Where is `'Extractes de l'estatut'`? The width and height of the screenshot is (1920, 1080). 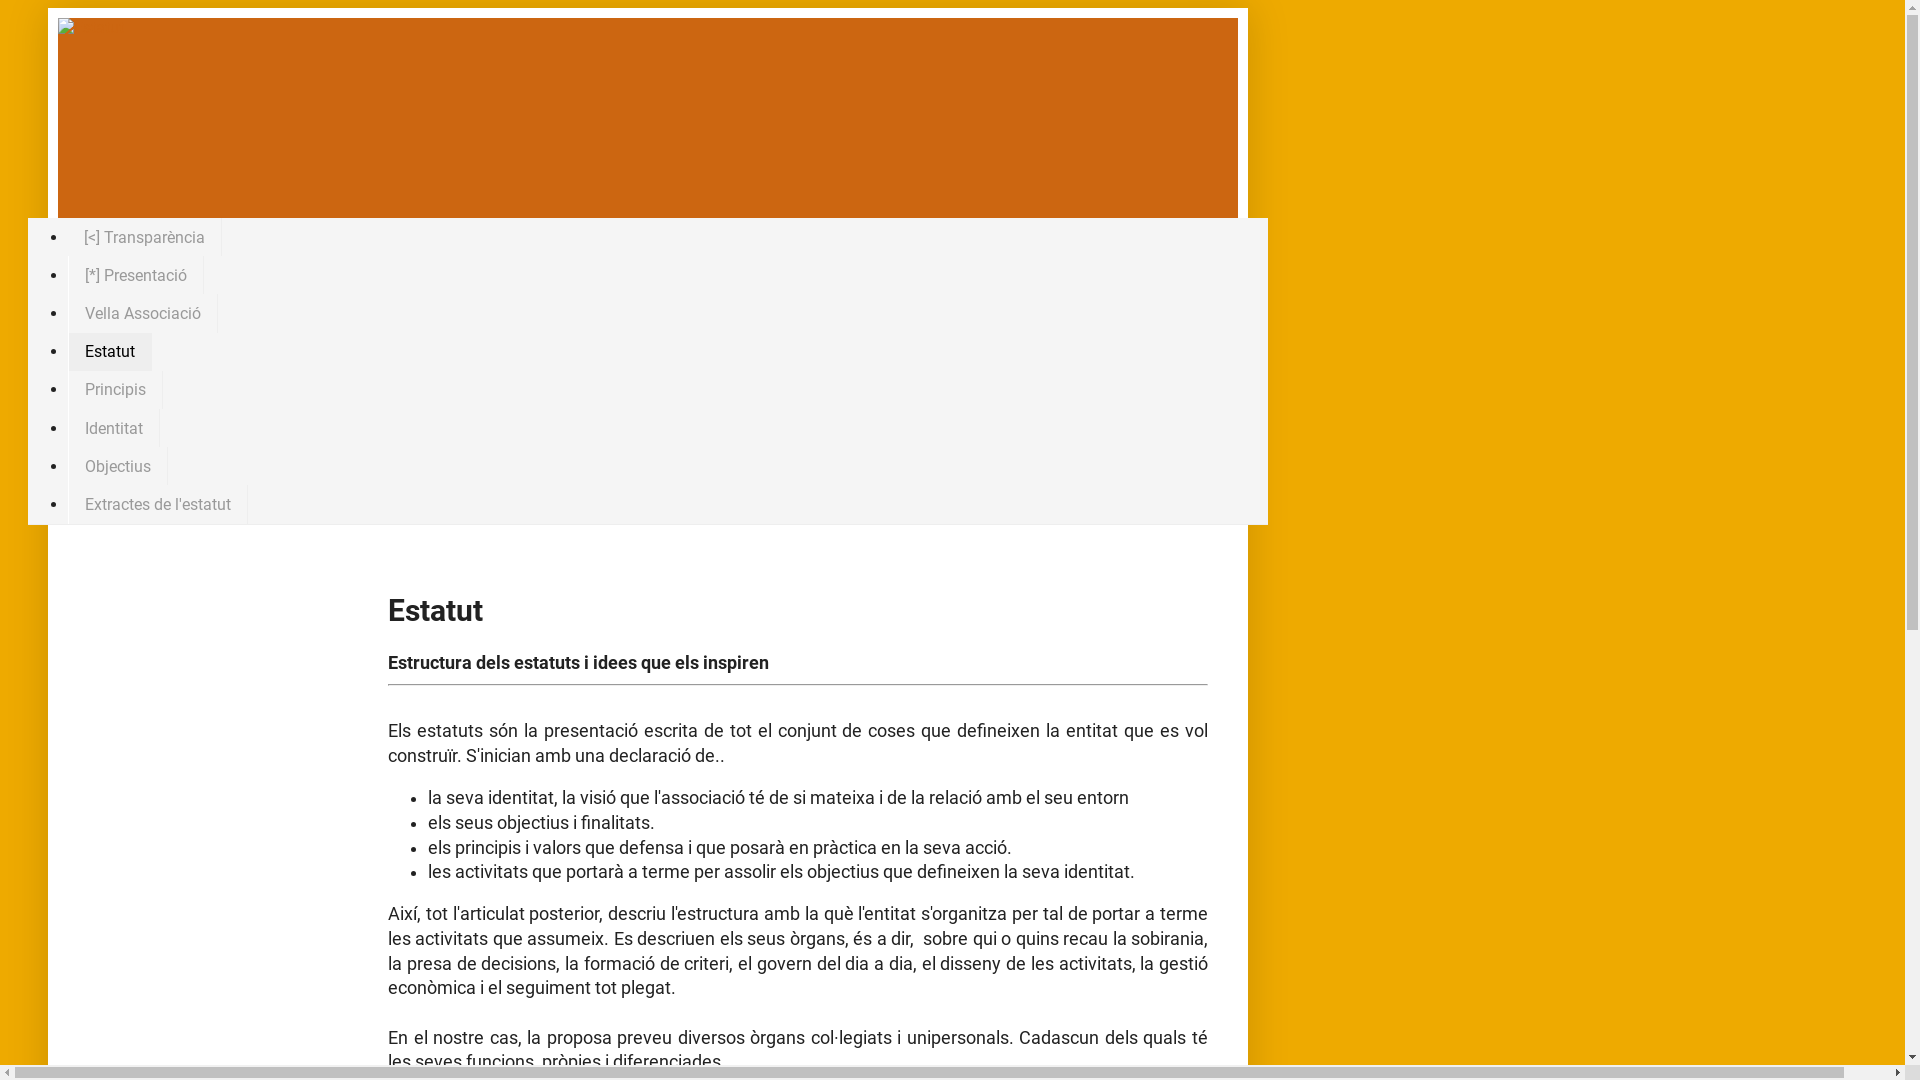 'Extractes de l'estatut' is located at coordinates (157, 503).